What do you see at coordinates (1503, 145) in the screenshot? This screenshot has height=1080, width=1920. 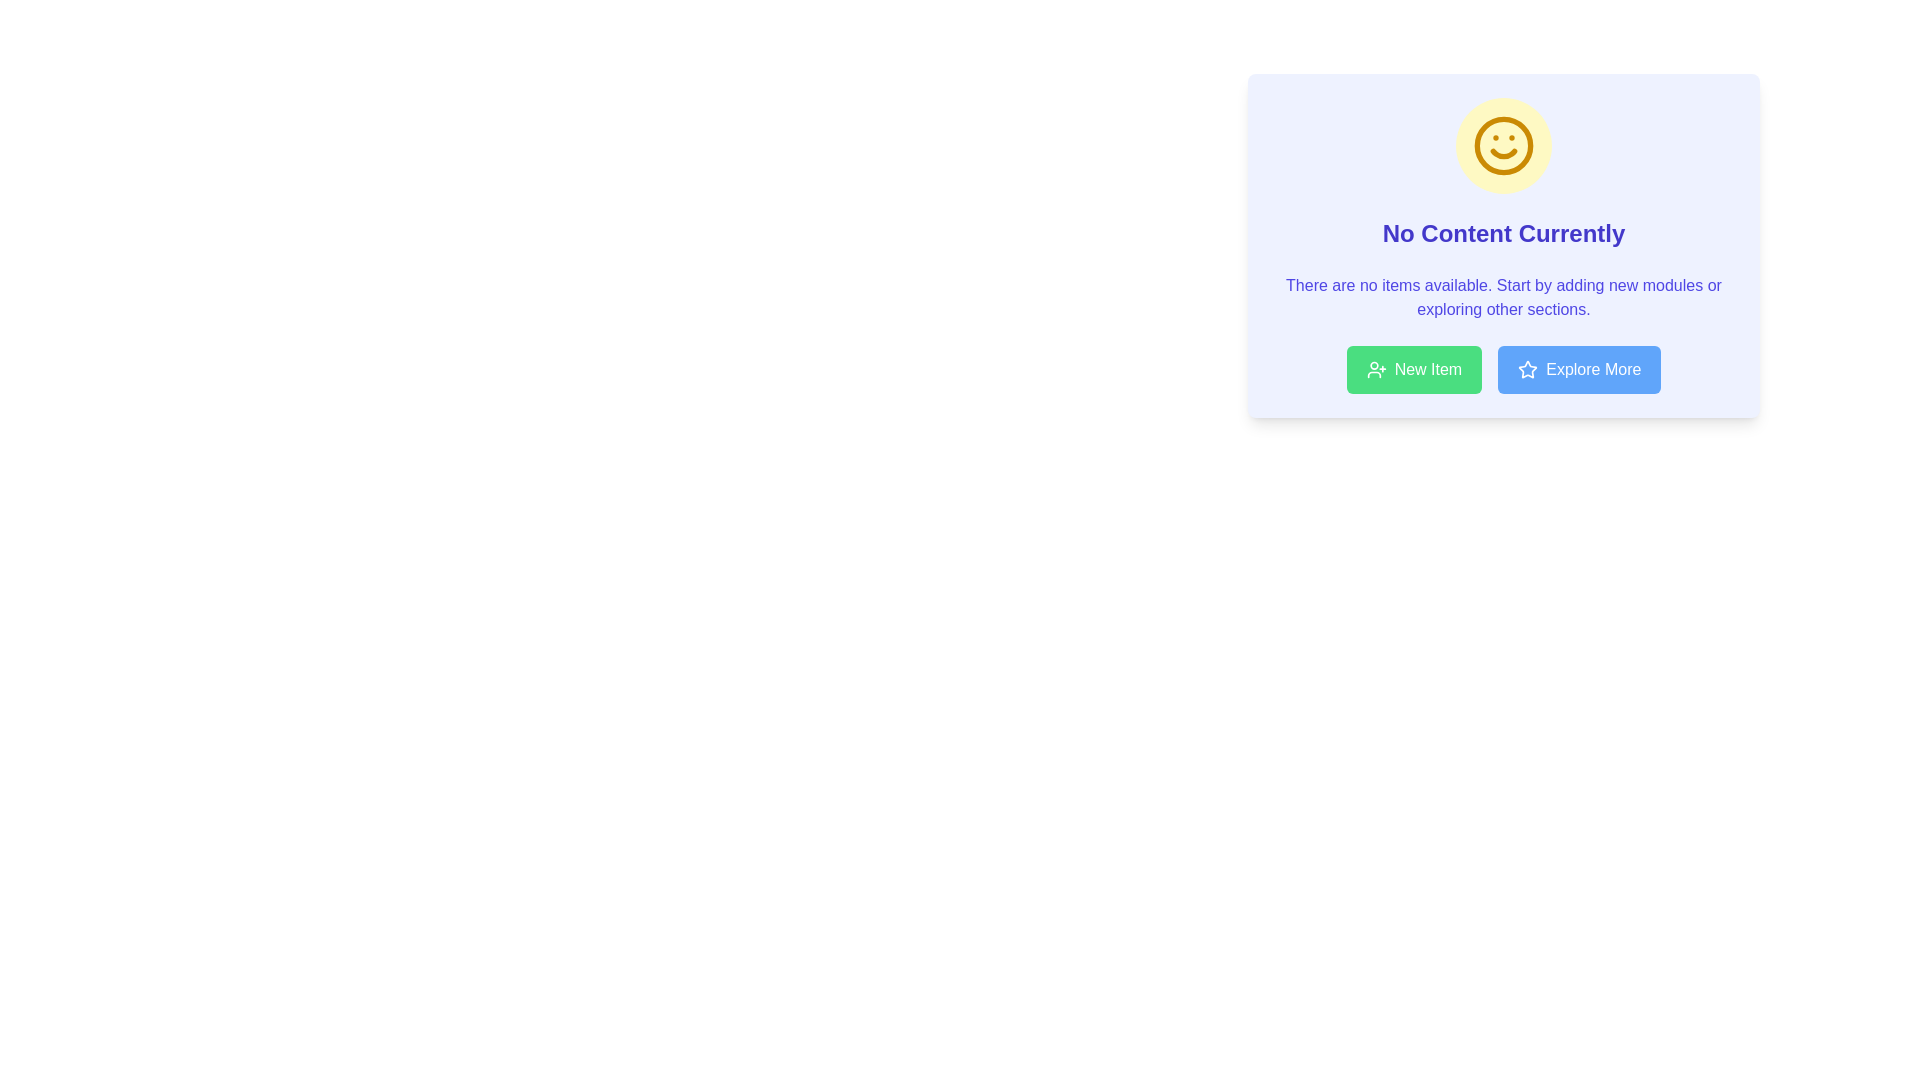 I see `the circular outline with a yellow border that is part of the smiling face icon, located at the top center of the card containing the text 'No Content Currently'` at bounding box center [1503, 145].